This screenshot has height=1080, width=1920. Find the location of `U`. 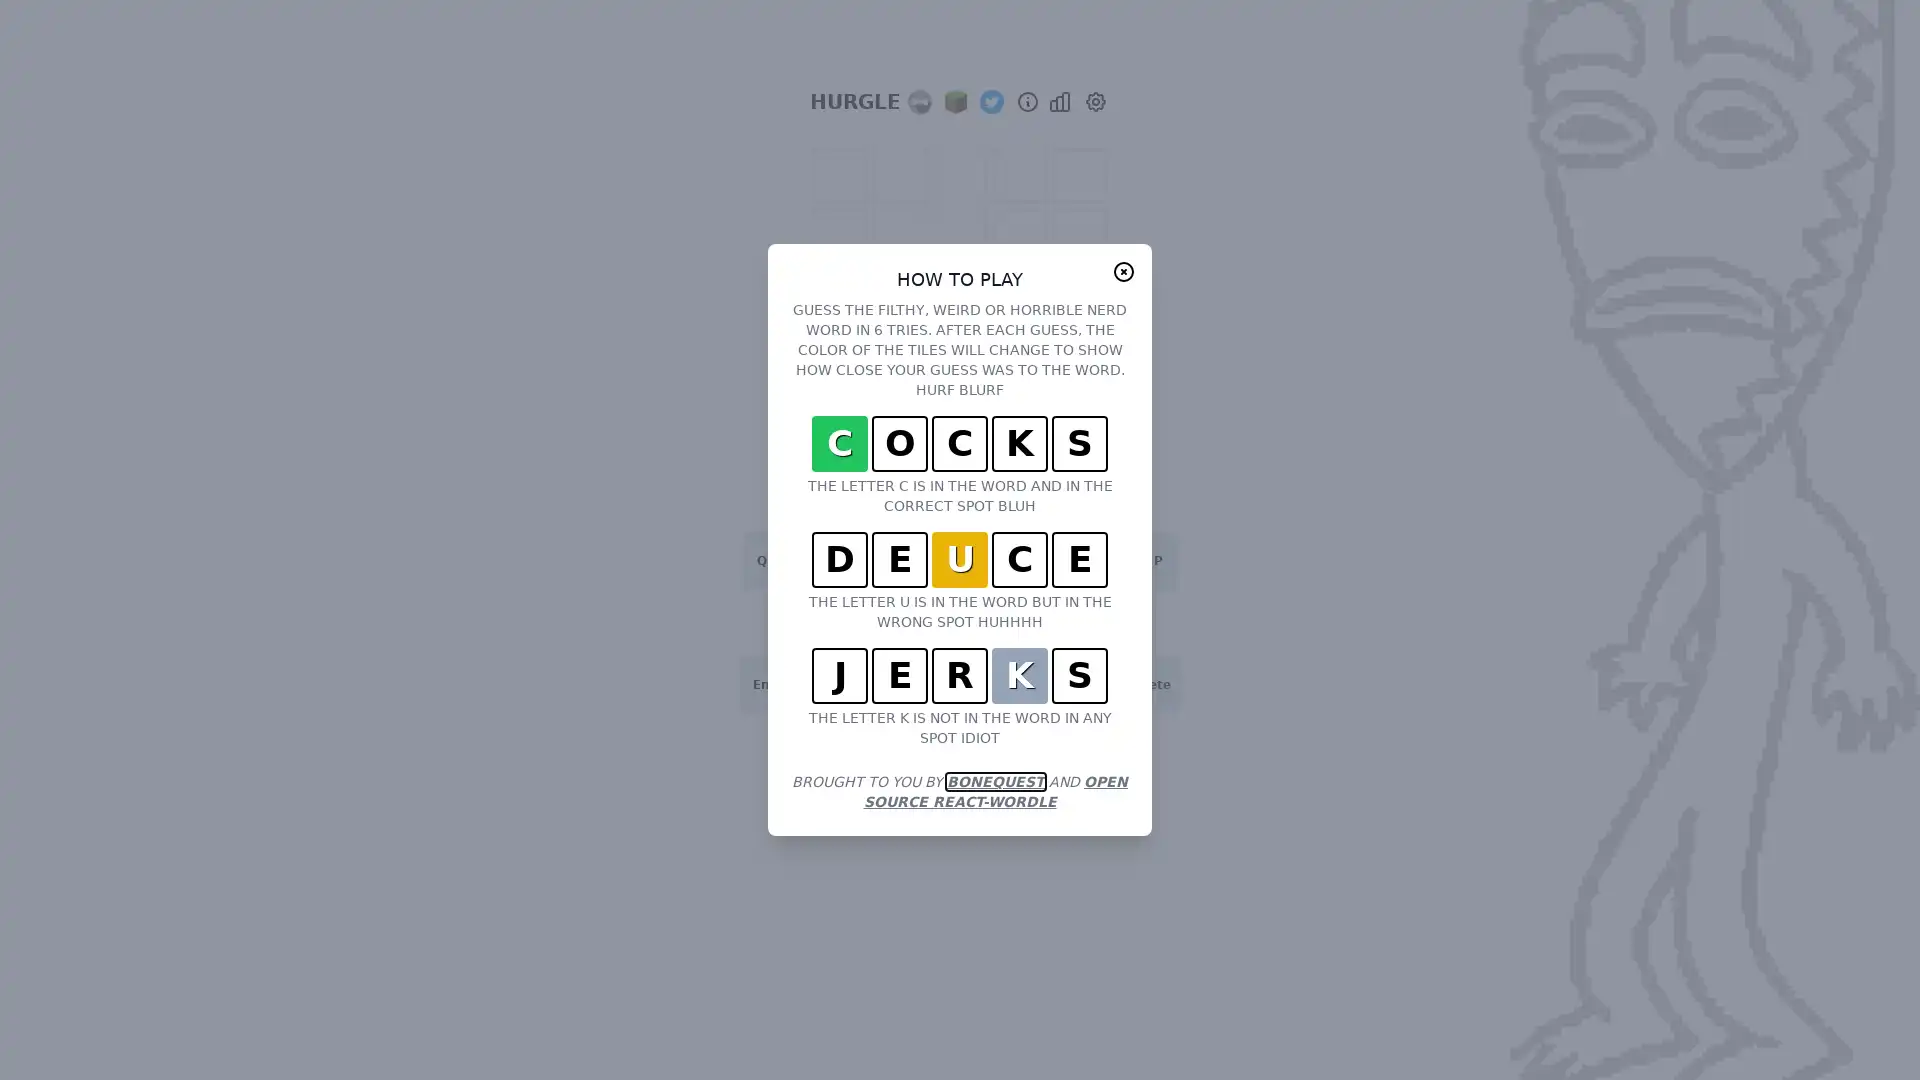

U is located at coordinates (1026, 560).